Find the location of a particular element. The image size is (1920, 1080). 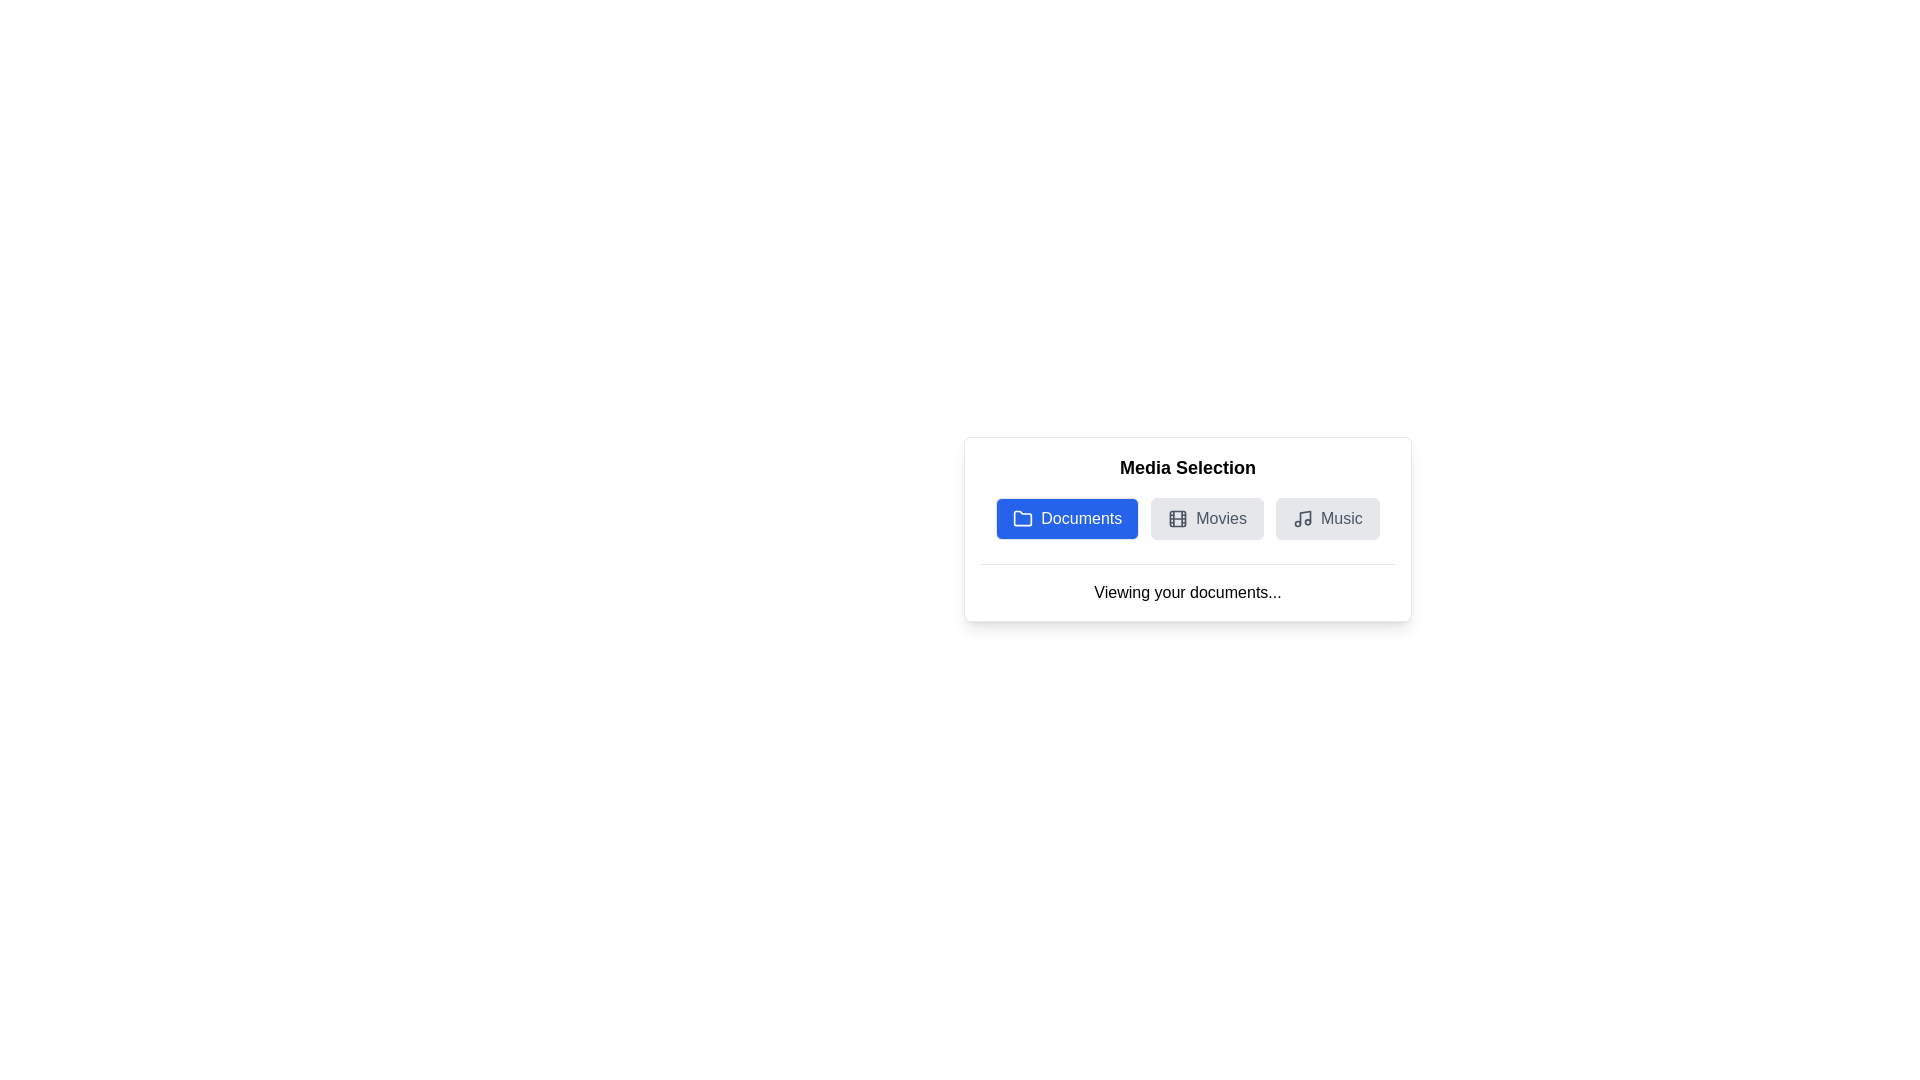

keyboard navigation is located at coordinates (1066, 518).